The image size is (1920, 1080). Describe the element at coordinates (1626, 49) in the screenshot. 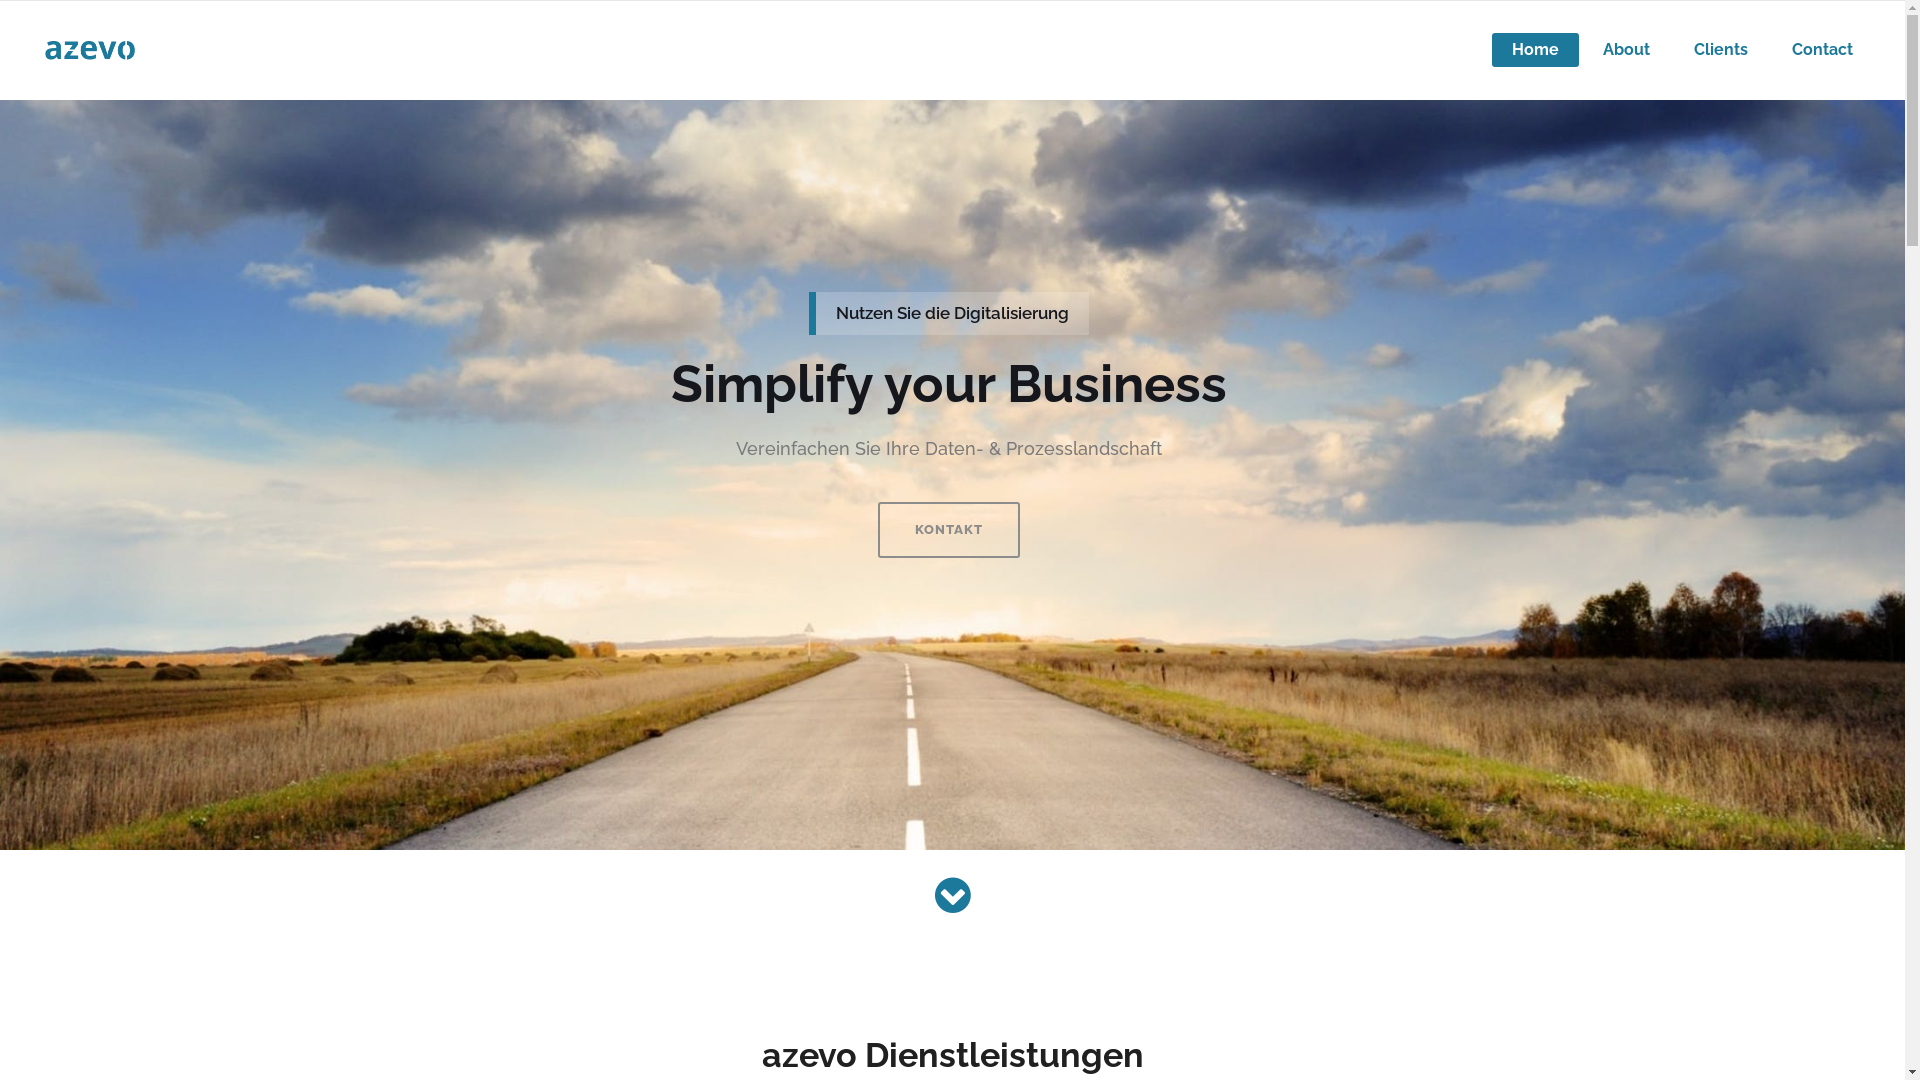

I see `'About'` at that location.